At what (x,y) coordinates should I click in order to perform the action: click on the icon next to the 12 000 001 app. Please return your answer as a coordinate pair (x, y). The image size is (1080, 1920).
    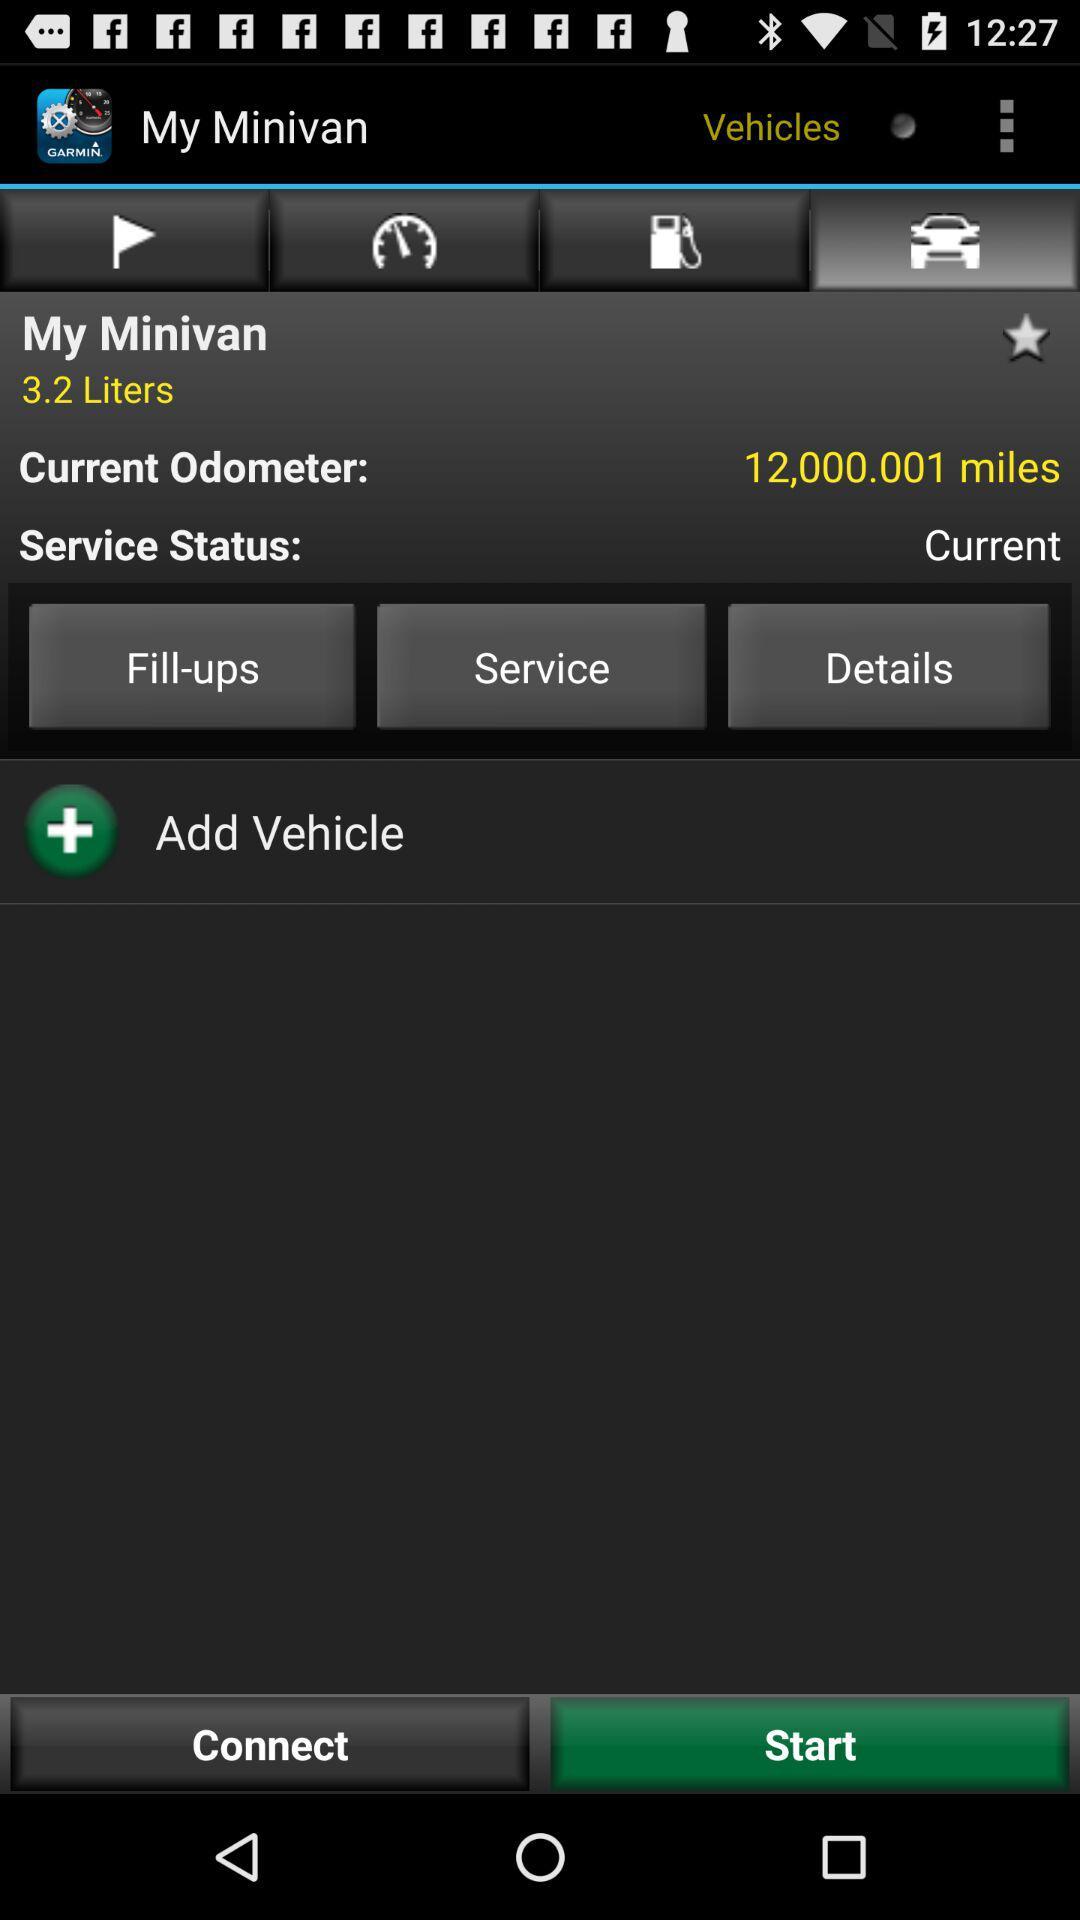
    Looking at the image, I should click on (287, 464).